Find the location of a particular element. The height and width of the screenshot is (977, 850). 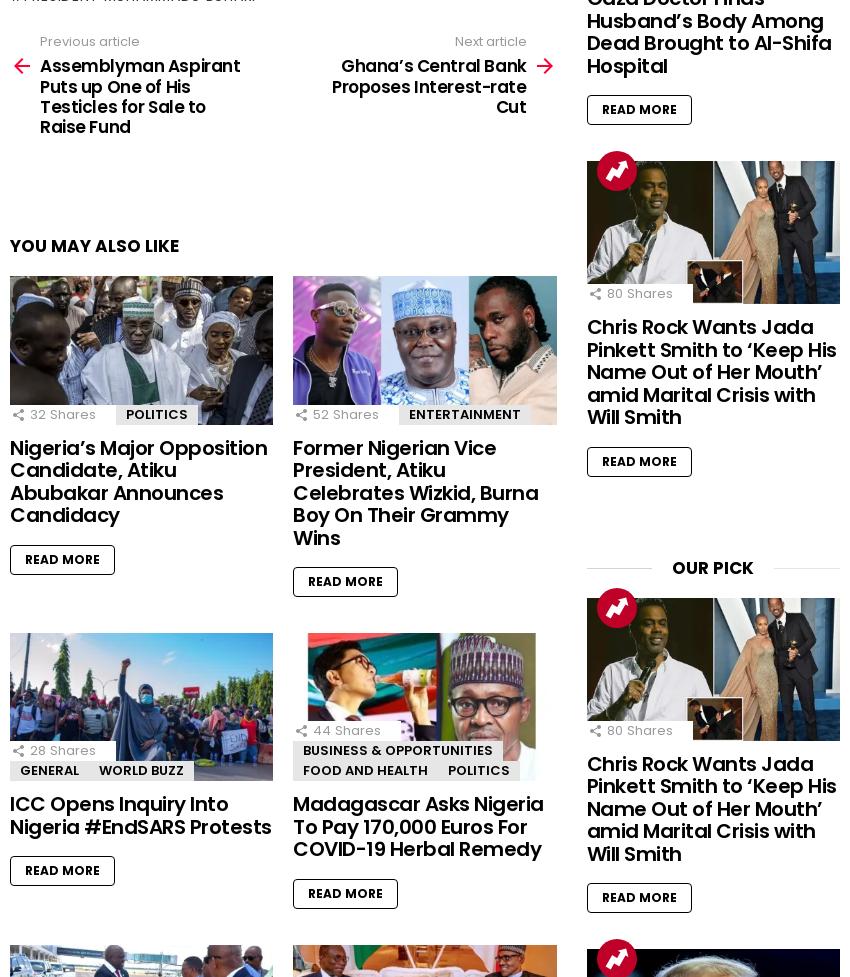

'Former Nigerian Vice President, Atiku Celebrates Wizkid, Burna Boy On Their Grammy Wins' is located at coordinates (415, 491).